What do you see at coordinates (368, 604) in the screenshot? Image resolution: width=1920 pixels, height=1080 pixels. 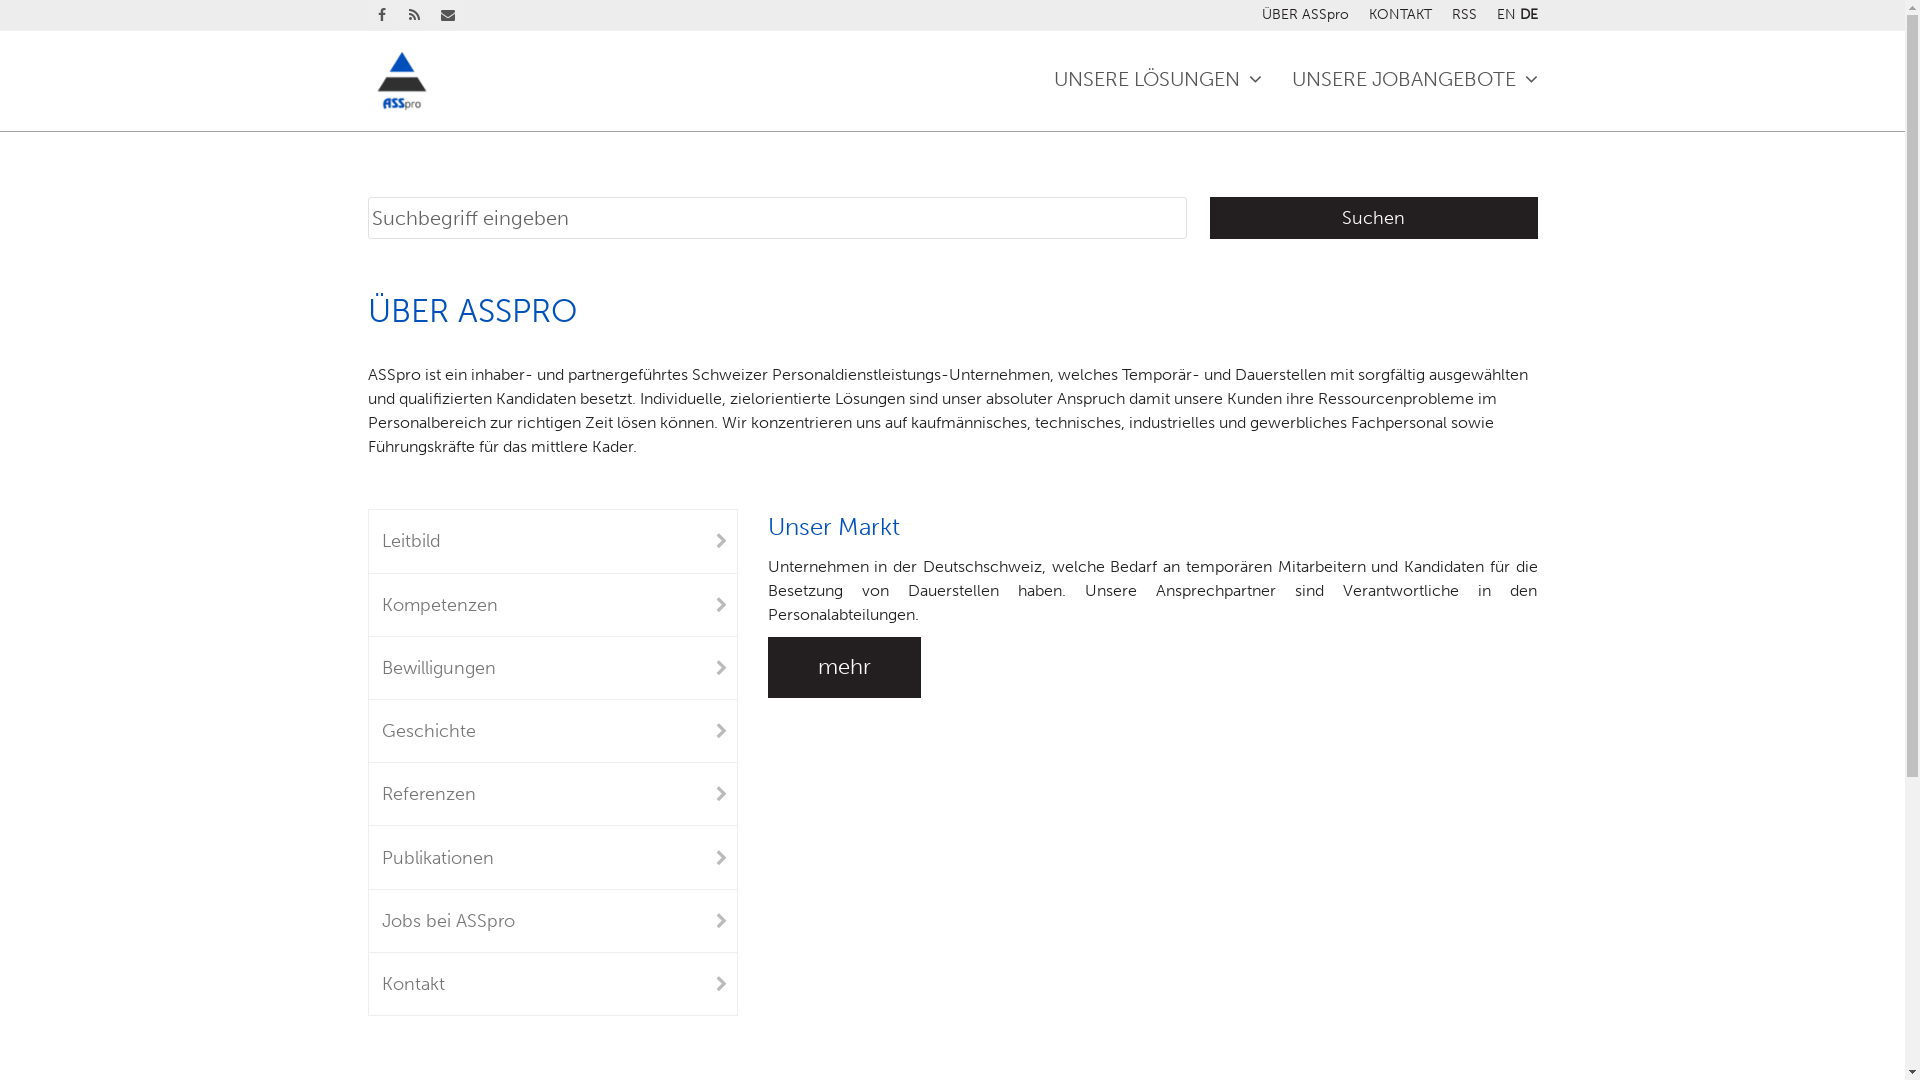 I see `'Kompetenzen'` at bounding box center [368, 604].